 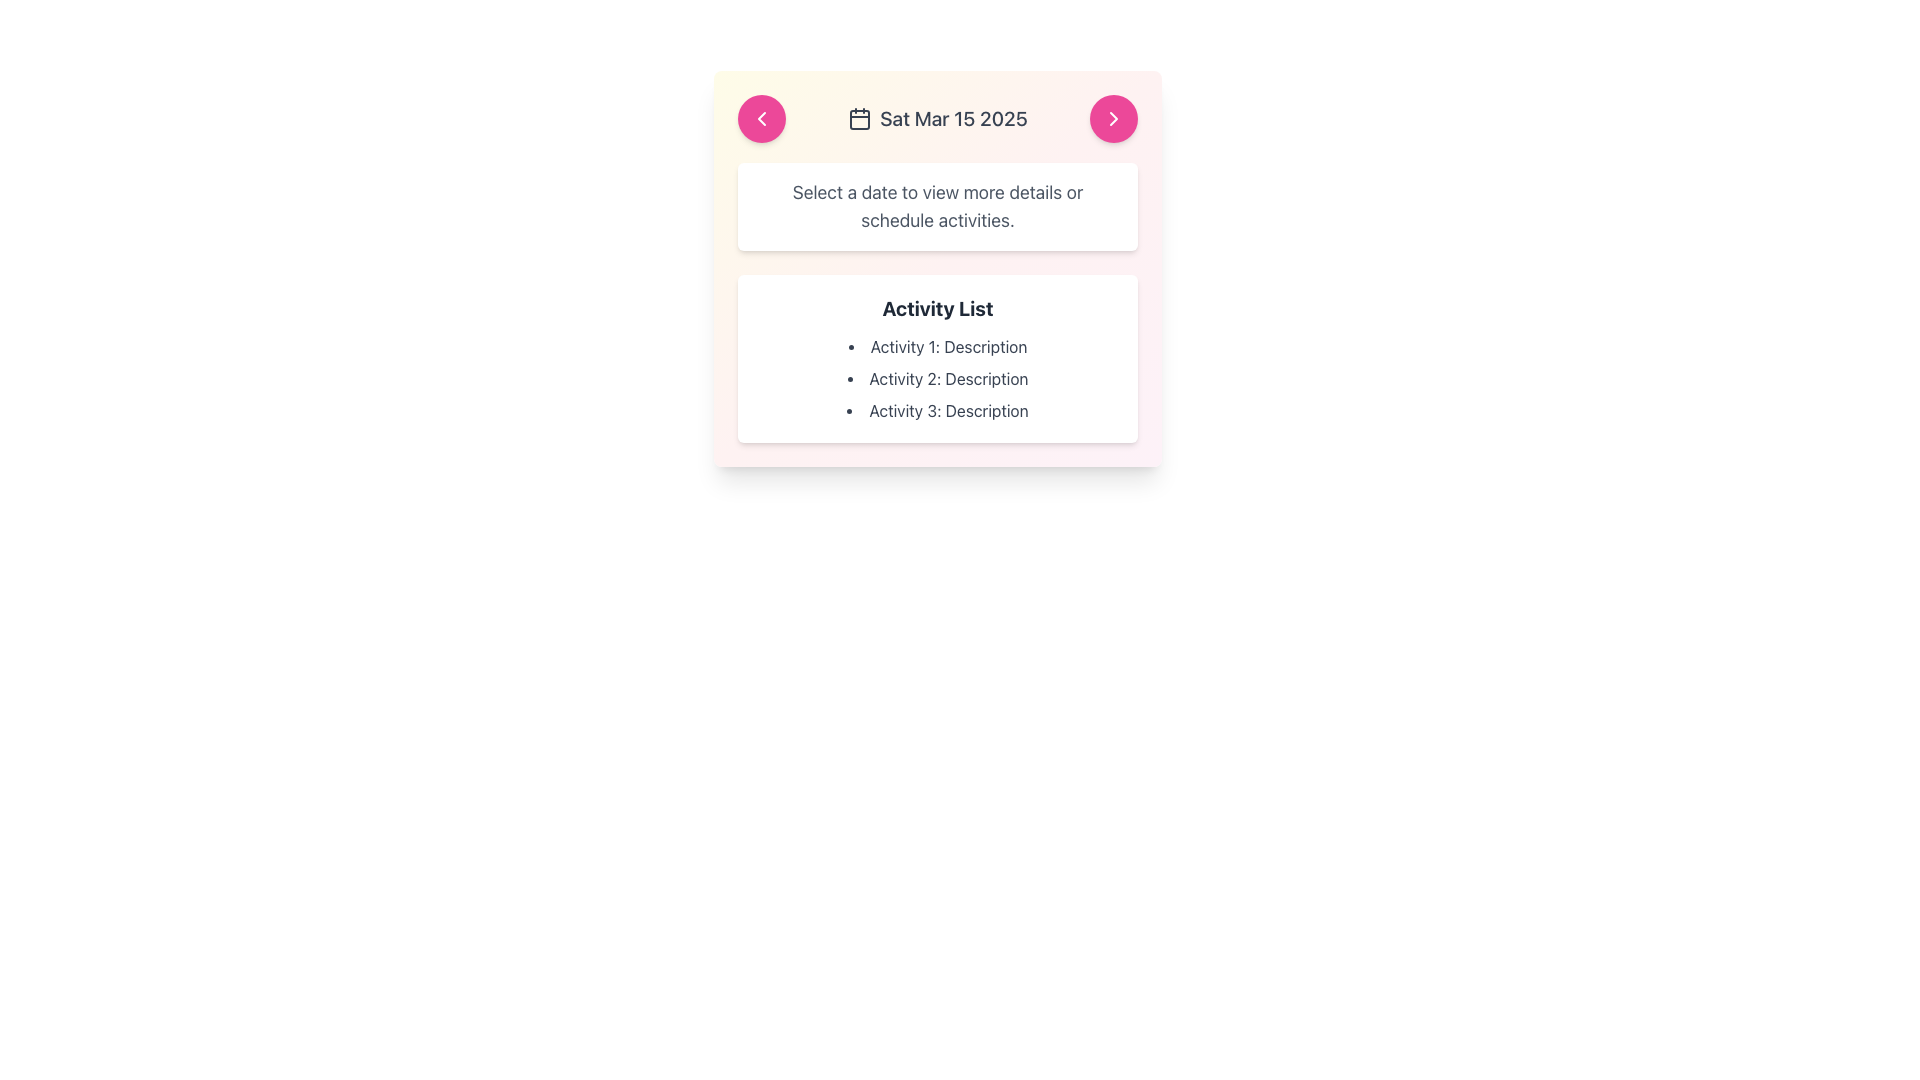 I want to click on the navigation button located at the top right of the card interface to move forward in the sequential view or calendar, so click(x=1112, y=119).